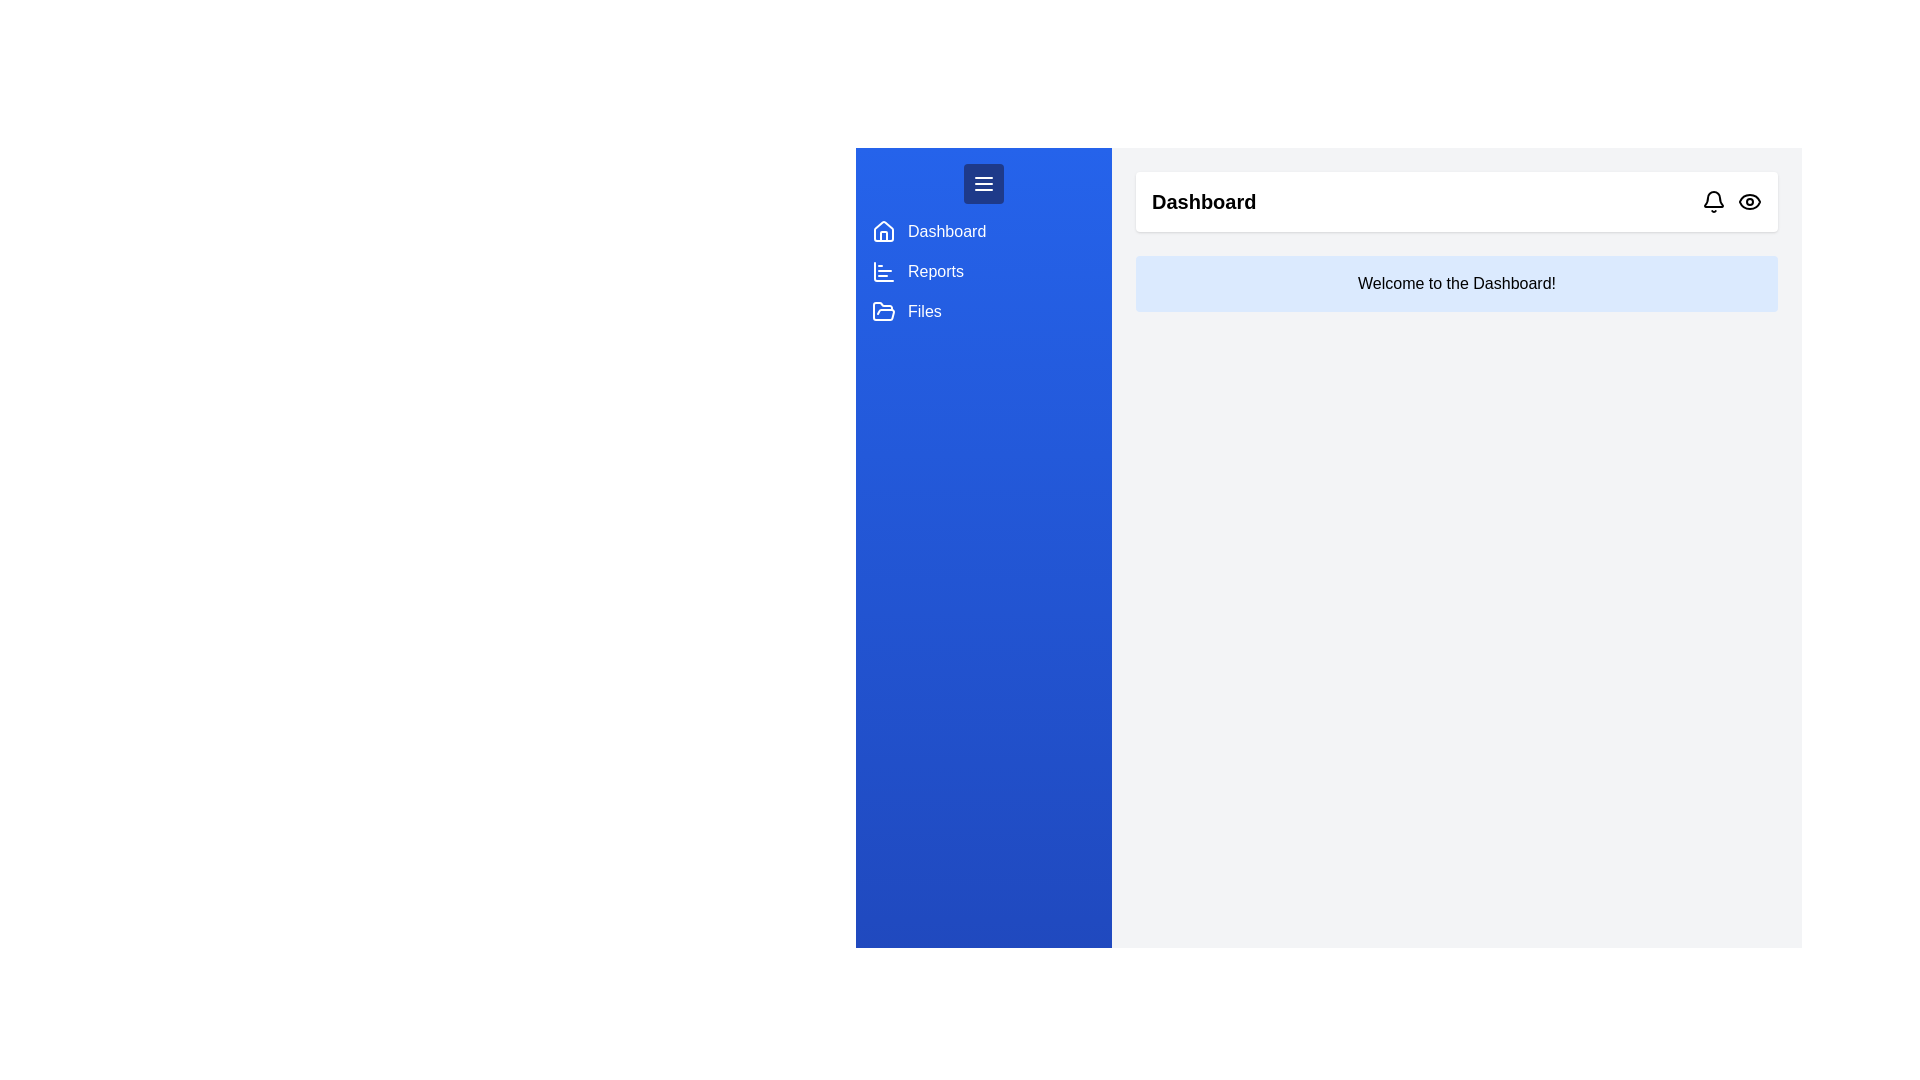 The height and width of the screenshot is (1080, 1920). I want to click on the 'Reports' text label in the vertical navigation menu, so click(935, 272).